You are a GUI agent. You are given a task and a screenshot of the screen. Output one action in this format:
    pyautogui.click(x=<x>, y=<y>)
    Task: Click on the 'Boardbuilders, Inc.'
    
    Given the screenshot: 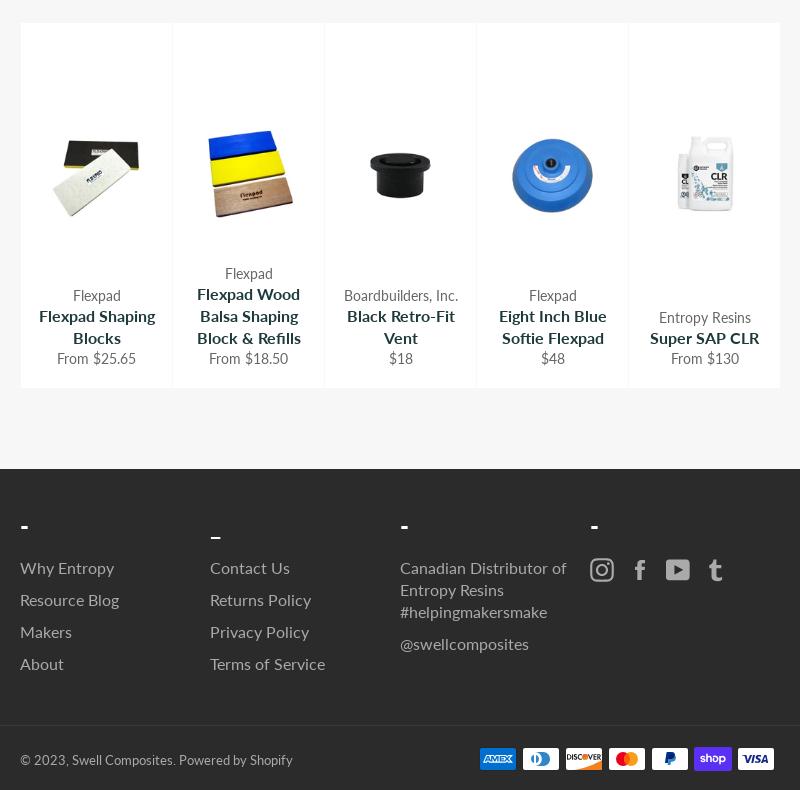 What is the action you would take?
    pyautogui.click(x=400, y=293)
    